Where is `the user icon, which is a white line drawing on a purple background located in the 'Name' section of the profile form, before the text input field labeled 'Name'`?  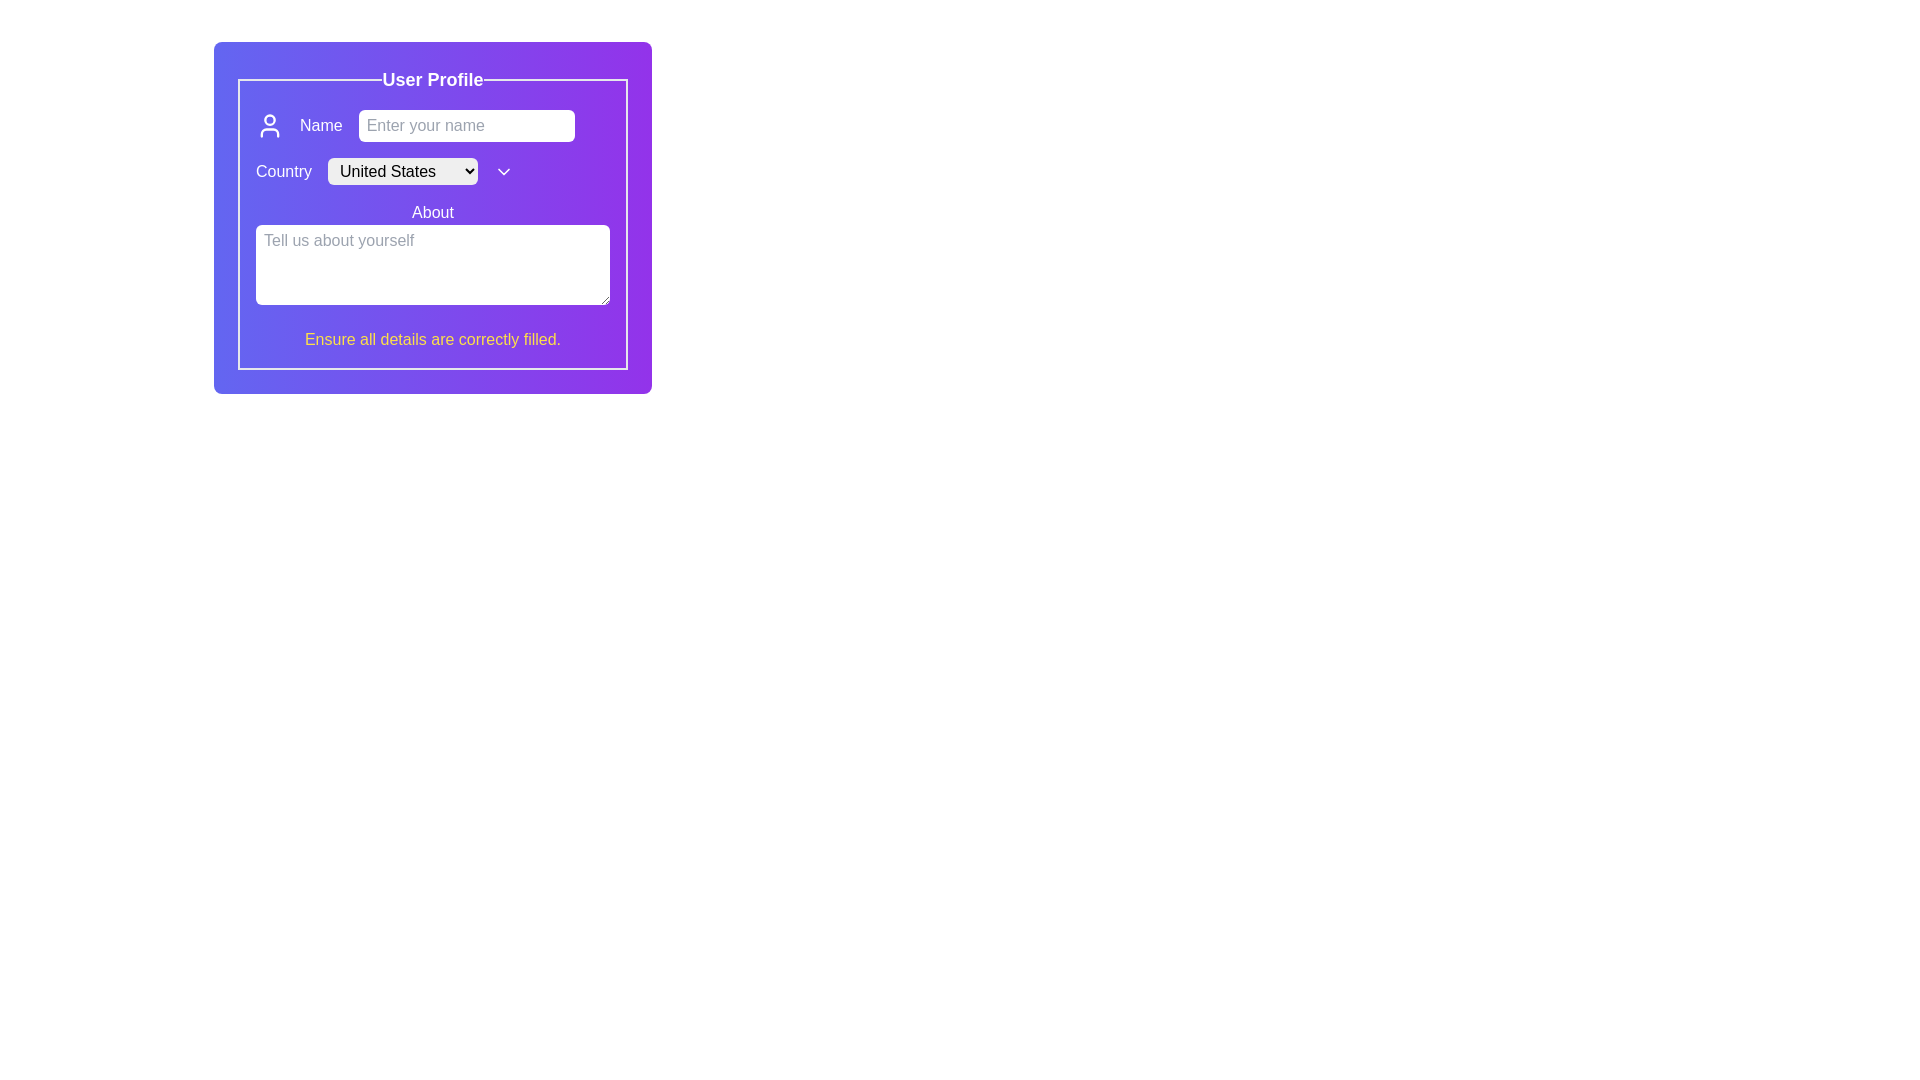 the user icon, which is a white line drawing on a purple background located in the 'Name' section of the profile form, before the text input field labeled 'Name' is located at coordinates (268, 126).